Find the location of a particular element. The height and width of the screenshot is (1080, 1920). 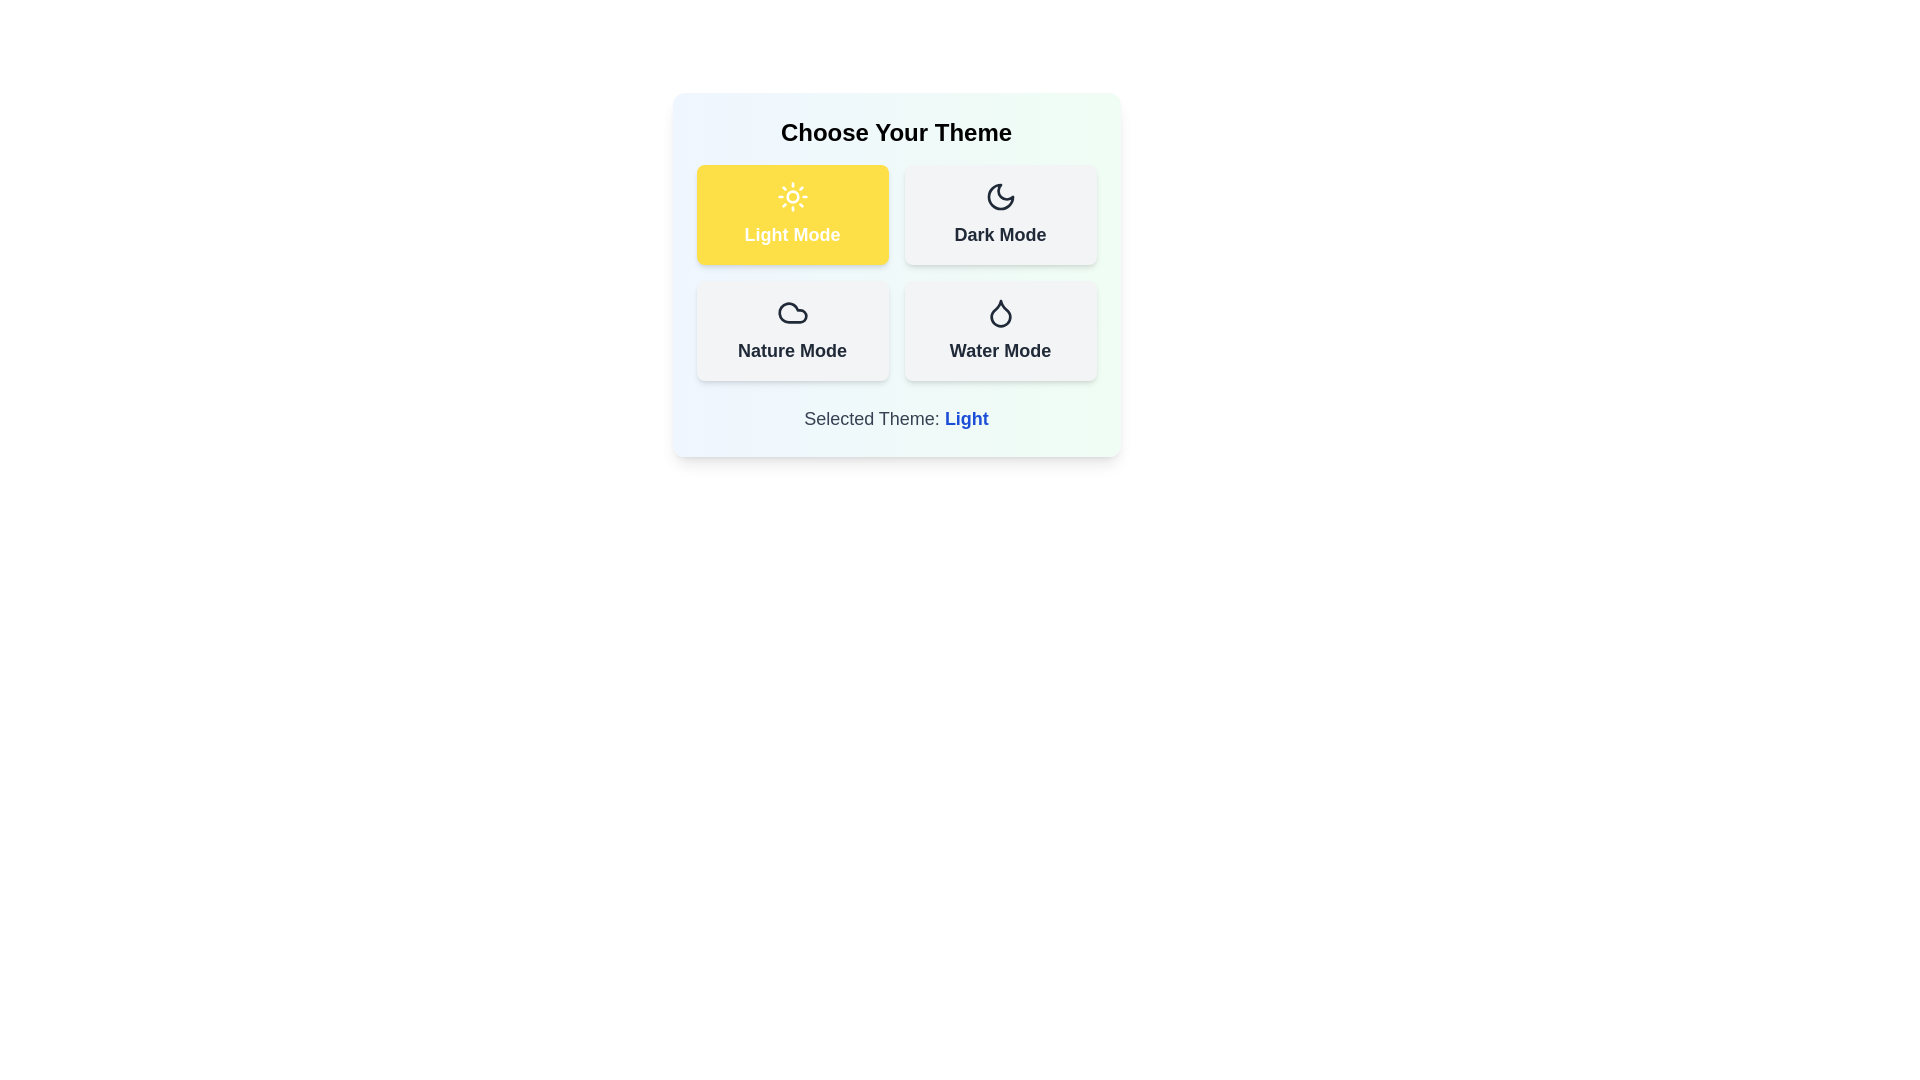

the theme button labeled Nature Mode is located at coordinates (791, 330).